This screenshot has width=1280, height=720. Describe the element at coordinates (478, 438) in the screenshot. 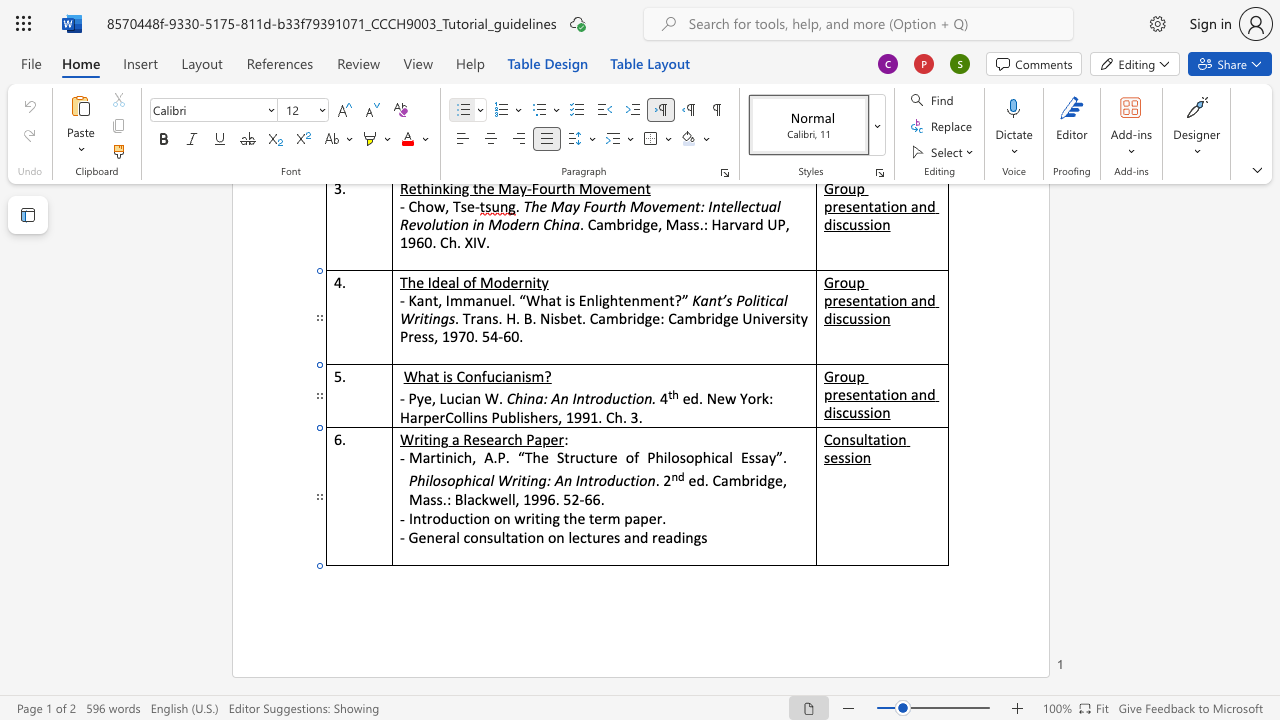

I see `the space between the continuous character "e" and "s" in the text` at that location.